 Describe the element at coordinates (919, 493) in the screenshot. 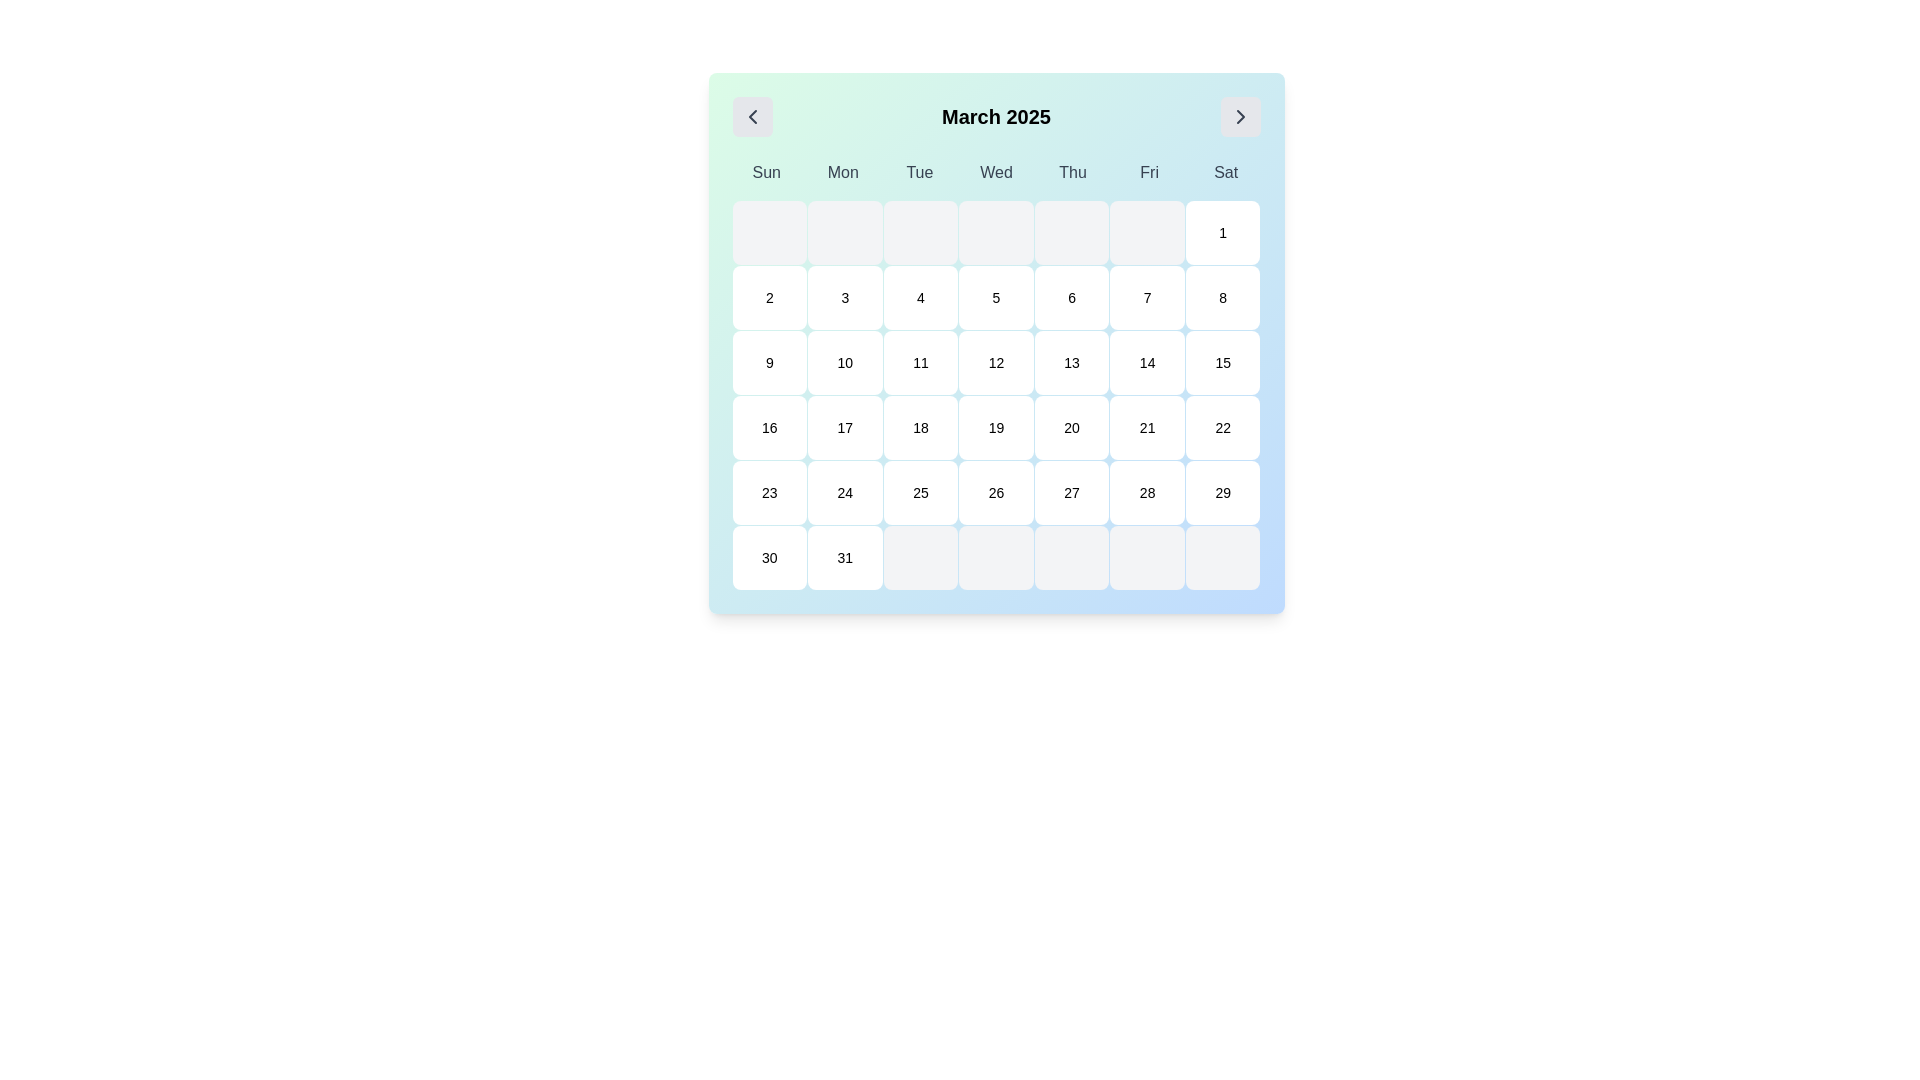

I see `the calendar day cell representing the date 25 in the fifth row and fifth column of the grid` at that location.